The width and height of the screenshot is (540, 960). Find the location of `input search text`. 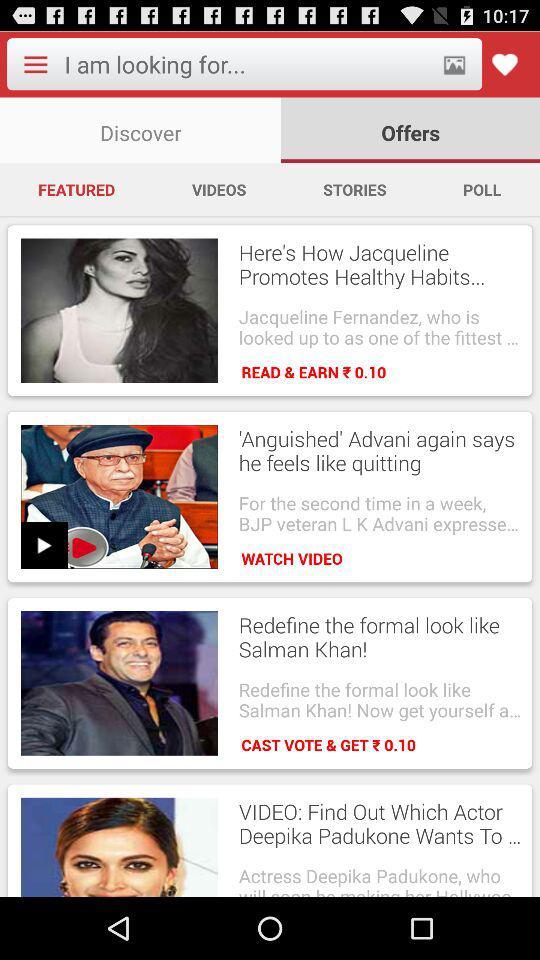

input search text is located at coordinates (247, 64).